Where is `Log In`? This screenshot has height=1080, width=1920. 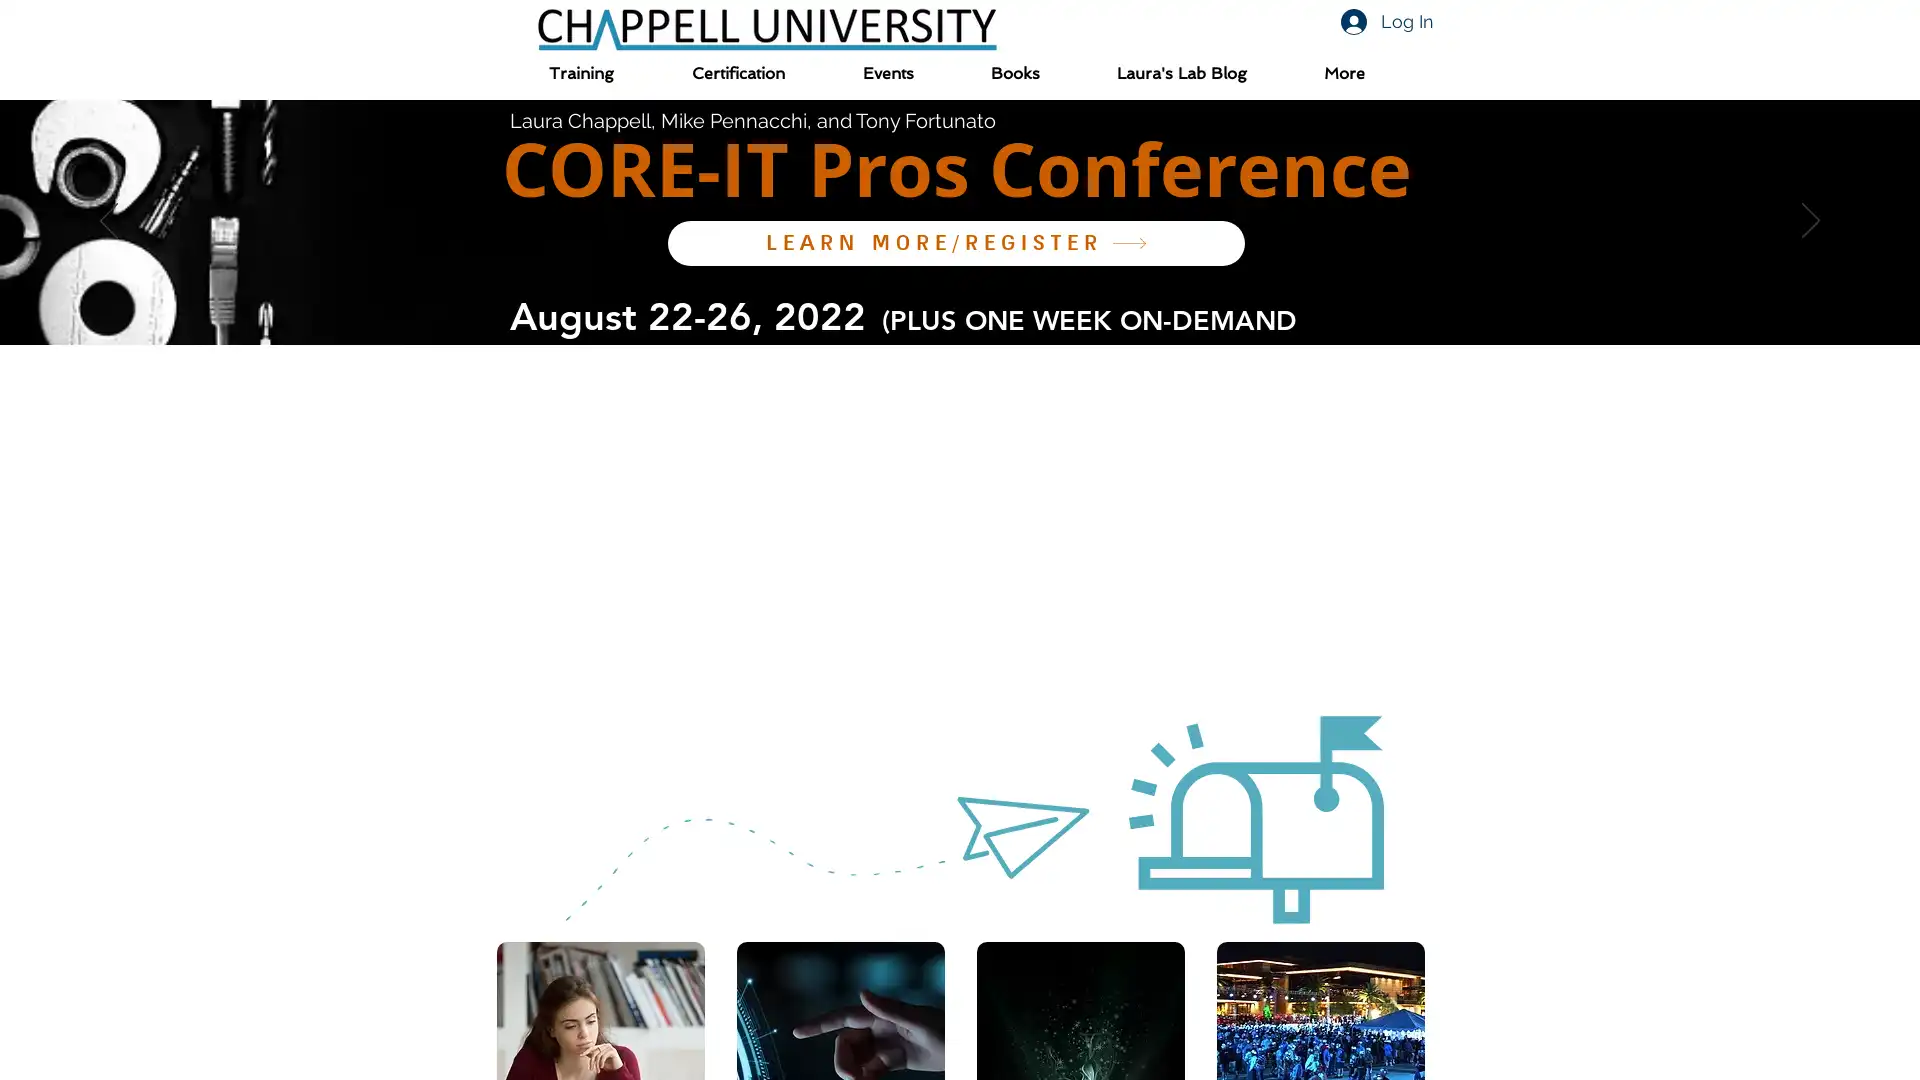 Log In is located at coordinates (1386, 21).